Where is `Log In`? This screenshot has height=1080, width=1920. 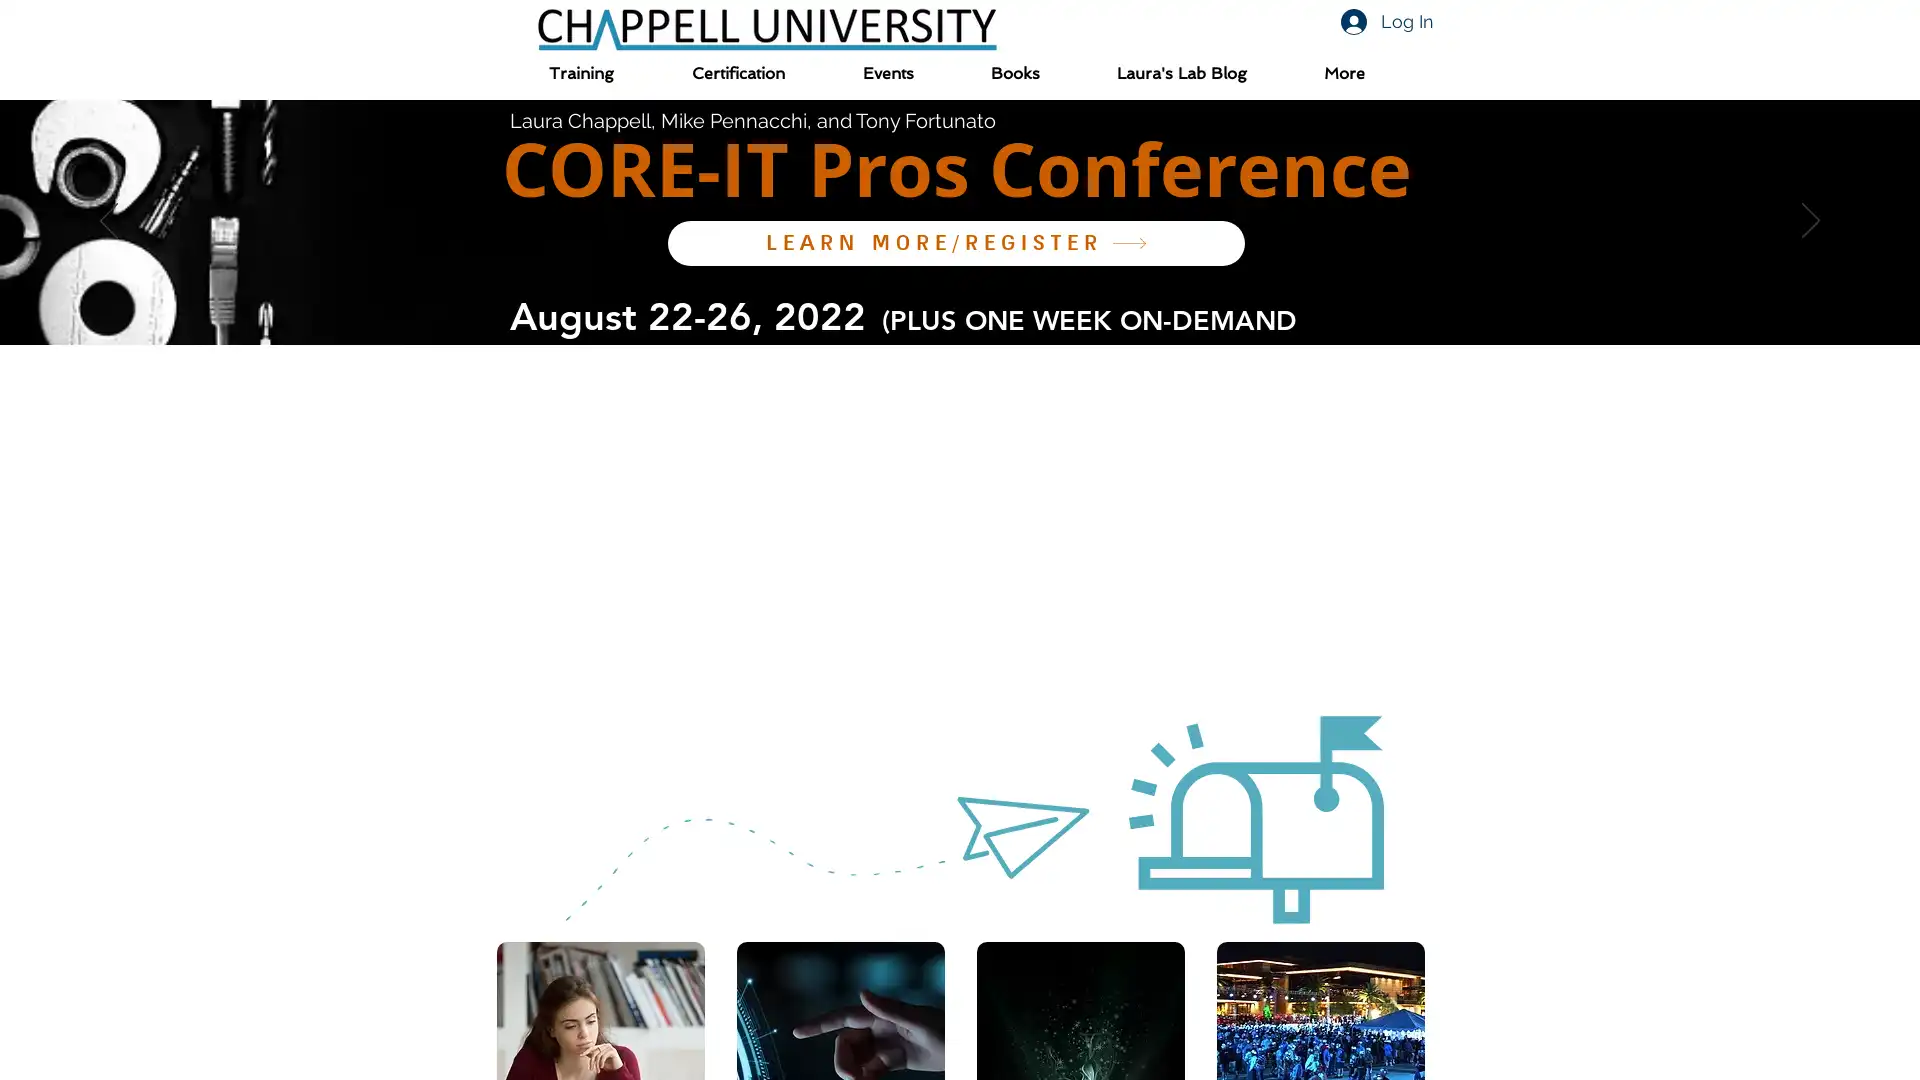 Log In is located at coordinates (1386, 21).